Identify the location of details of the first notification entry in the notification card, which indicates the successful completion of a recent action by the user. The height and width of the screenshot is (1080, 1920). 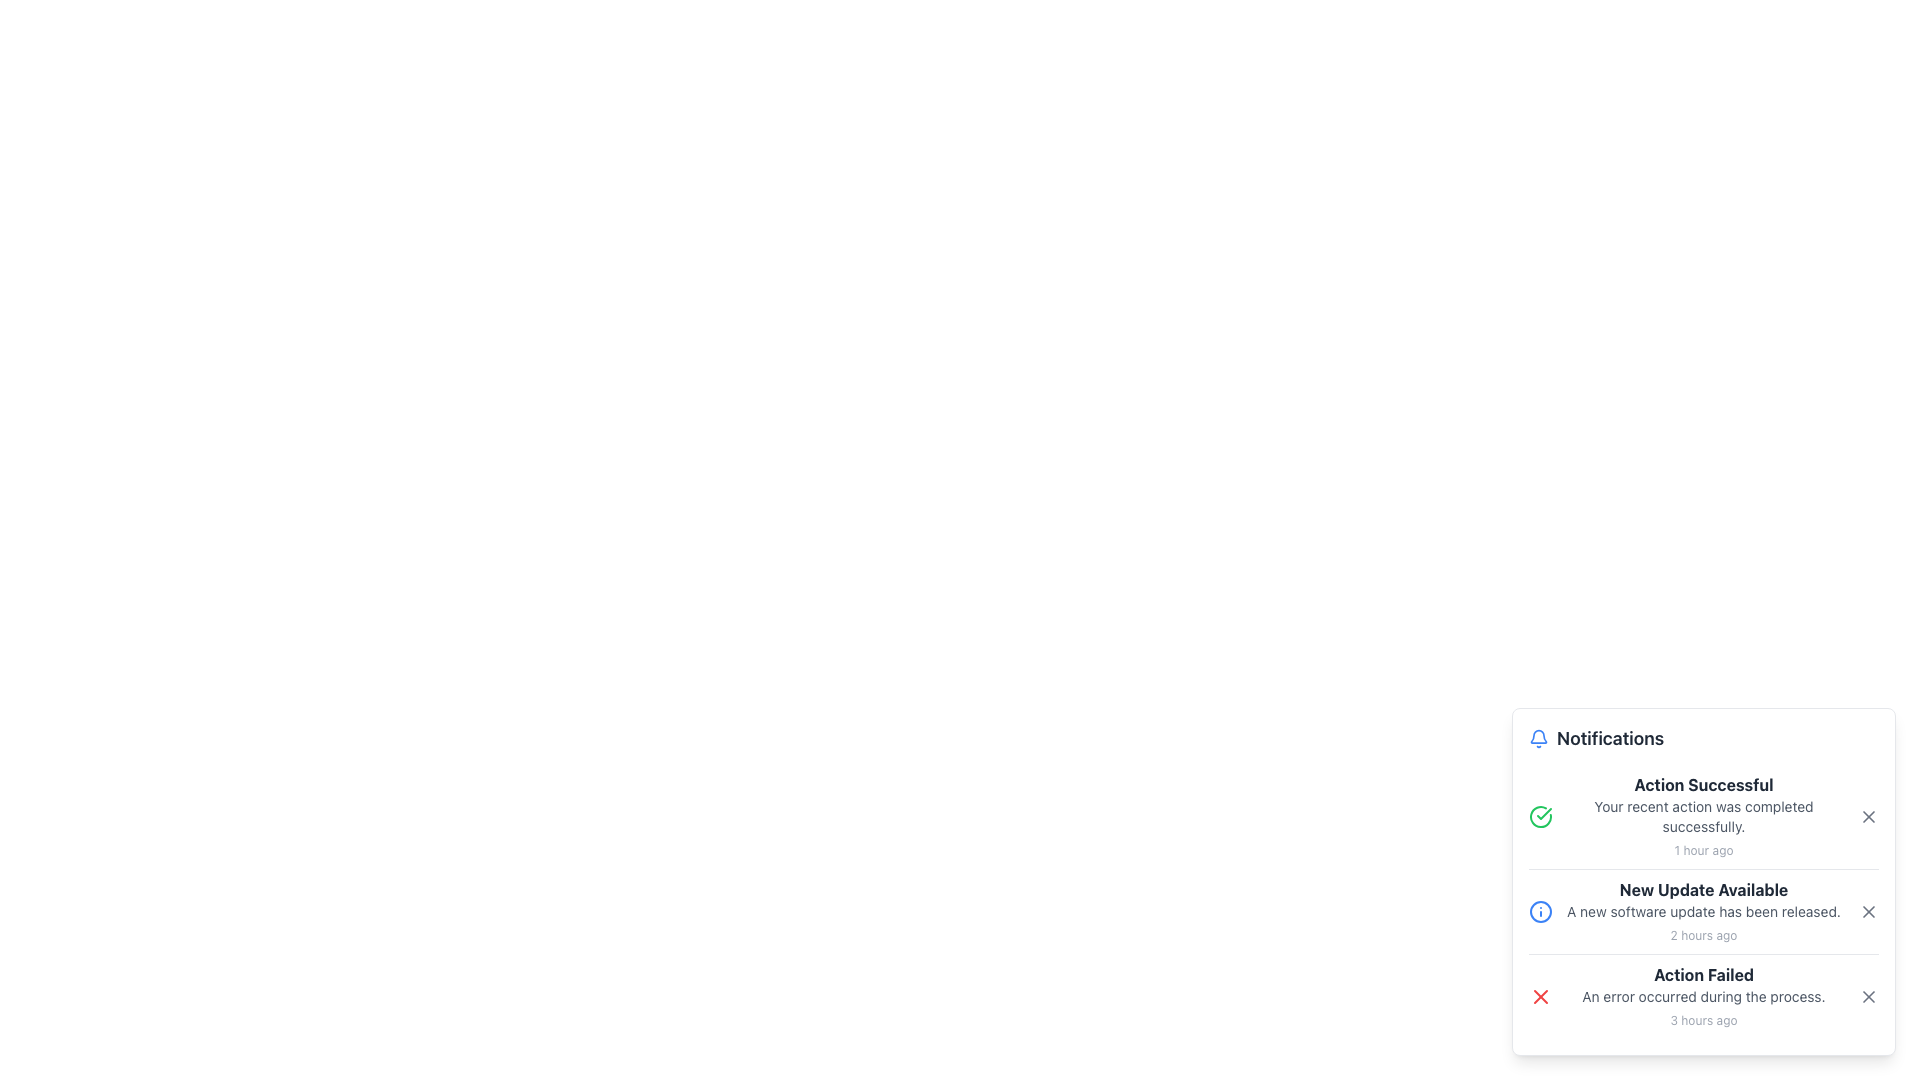
(1703, 817).